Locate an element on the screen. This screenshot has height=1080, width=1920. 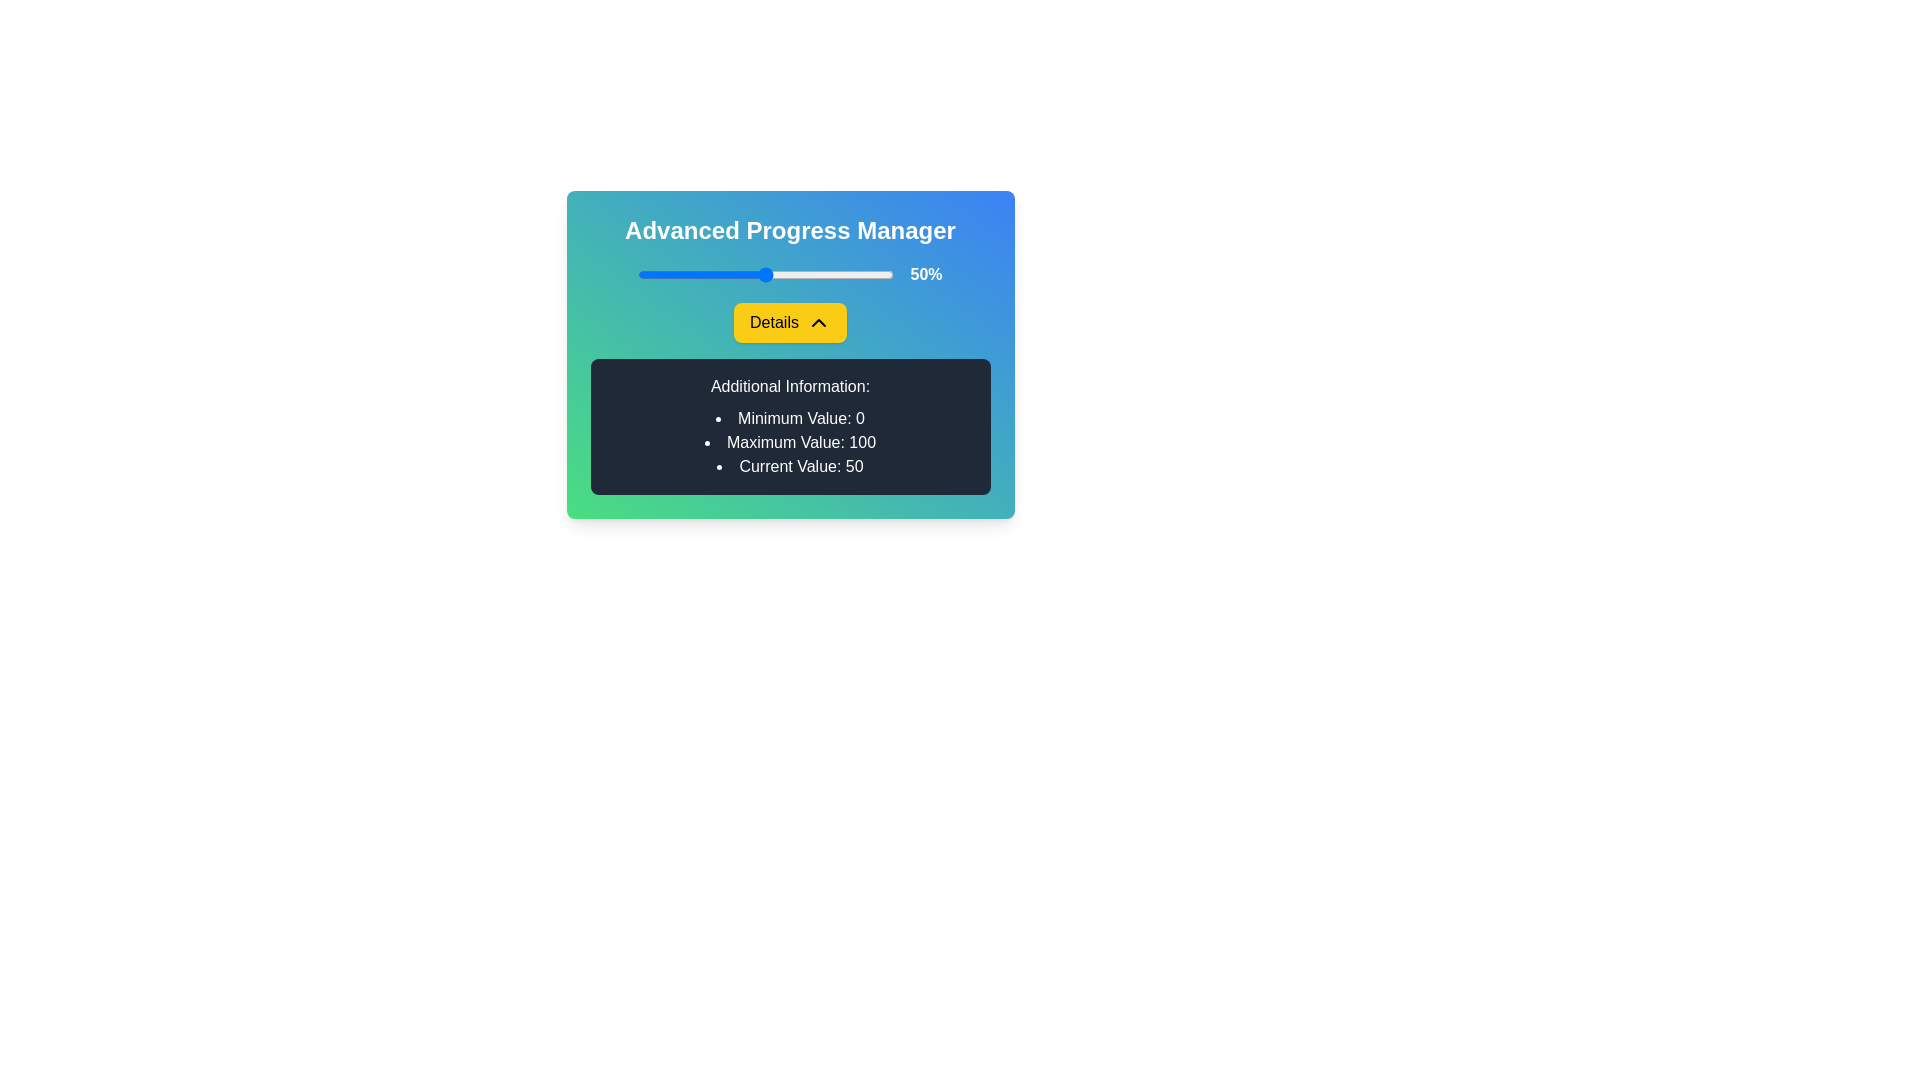
the 'Details' button to toggle additional information is located at coordinates (789, 322).